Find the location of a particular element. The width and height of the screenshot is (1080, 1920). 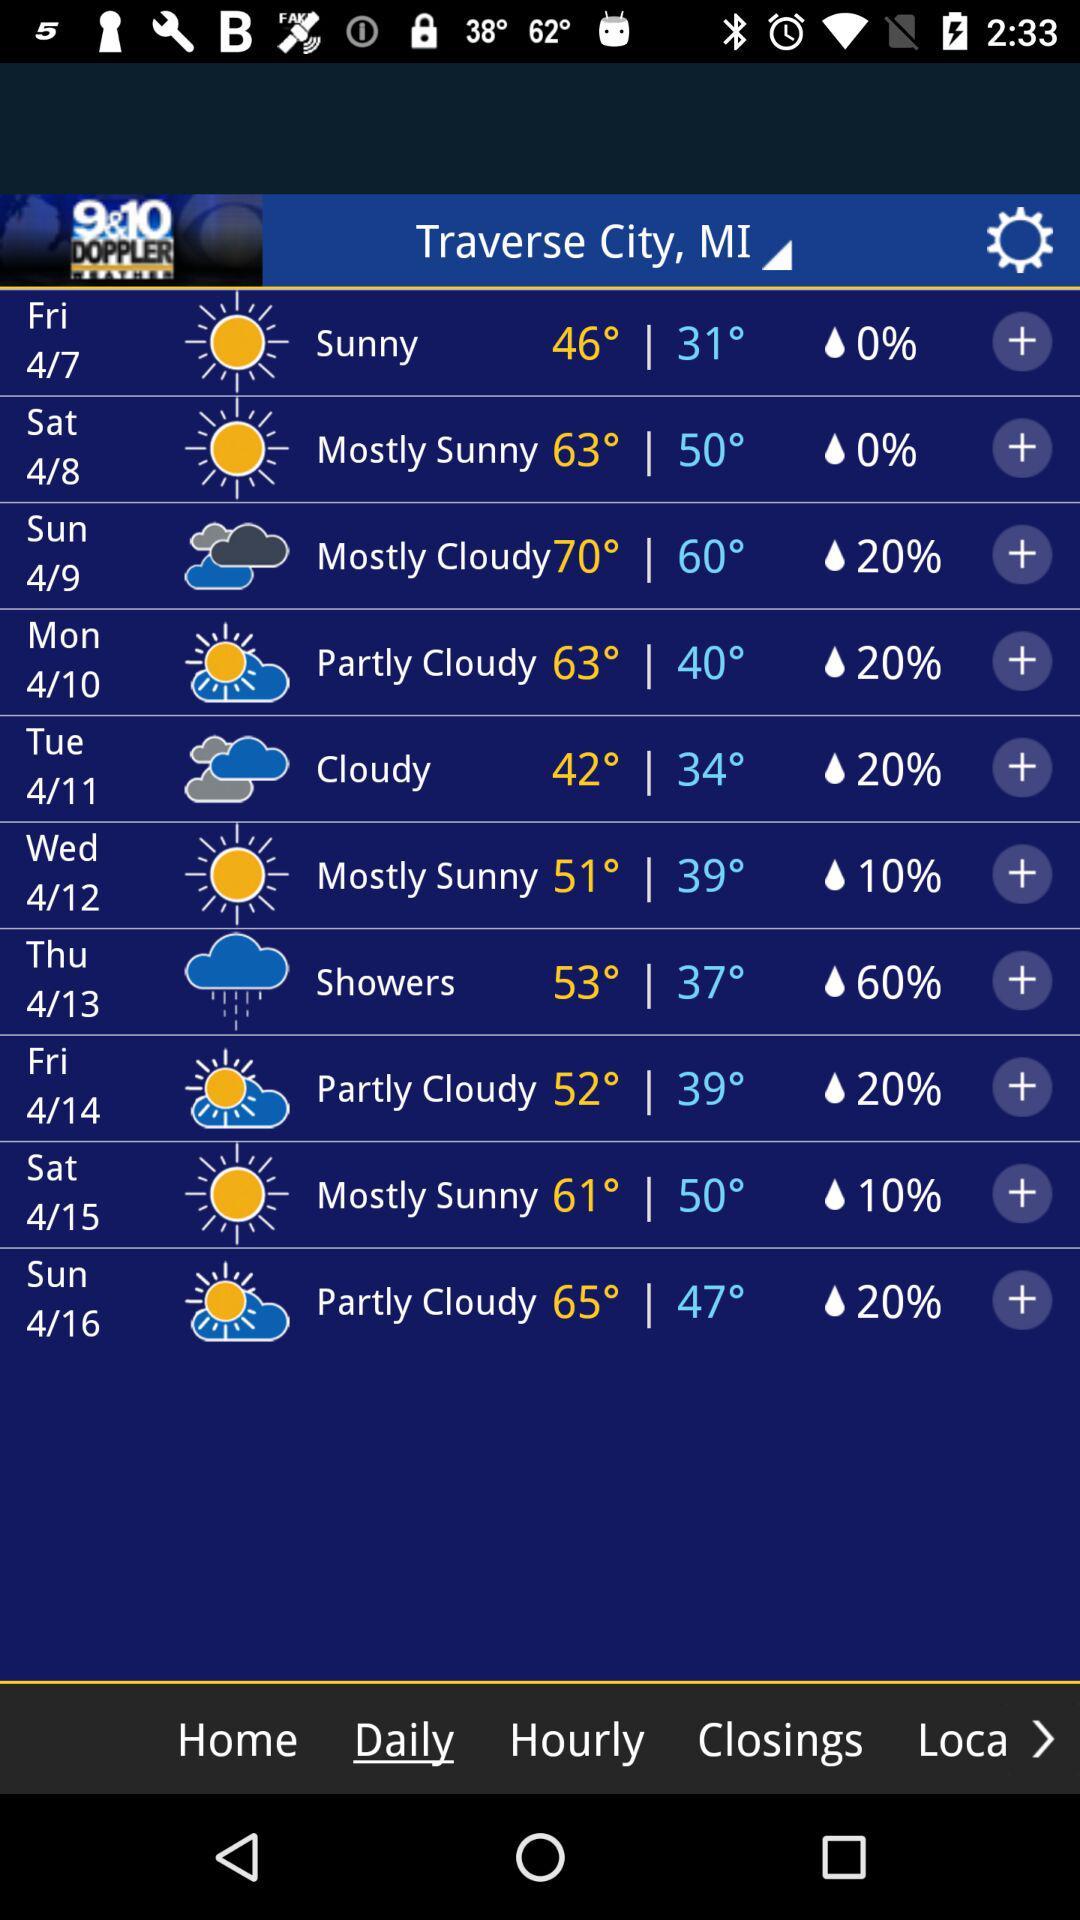

sun icon which is after 48 on the page is located at coordinates (236, 443).